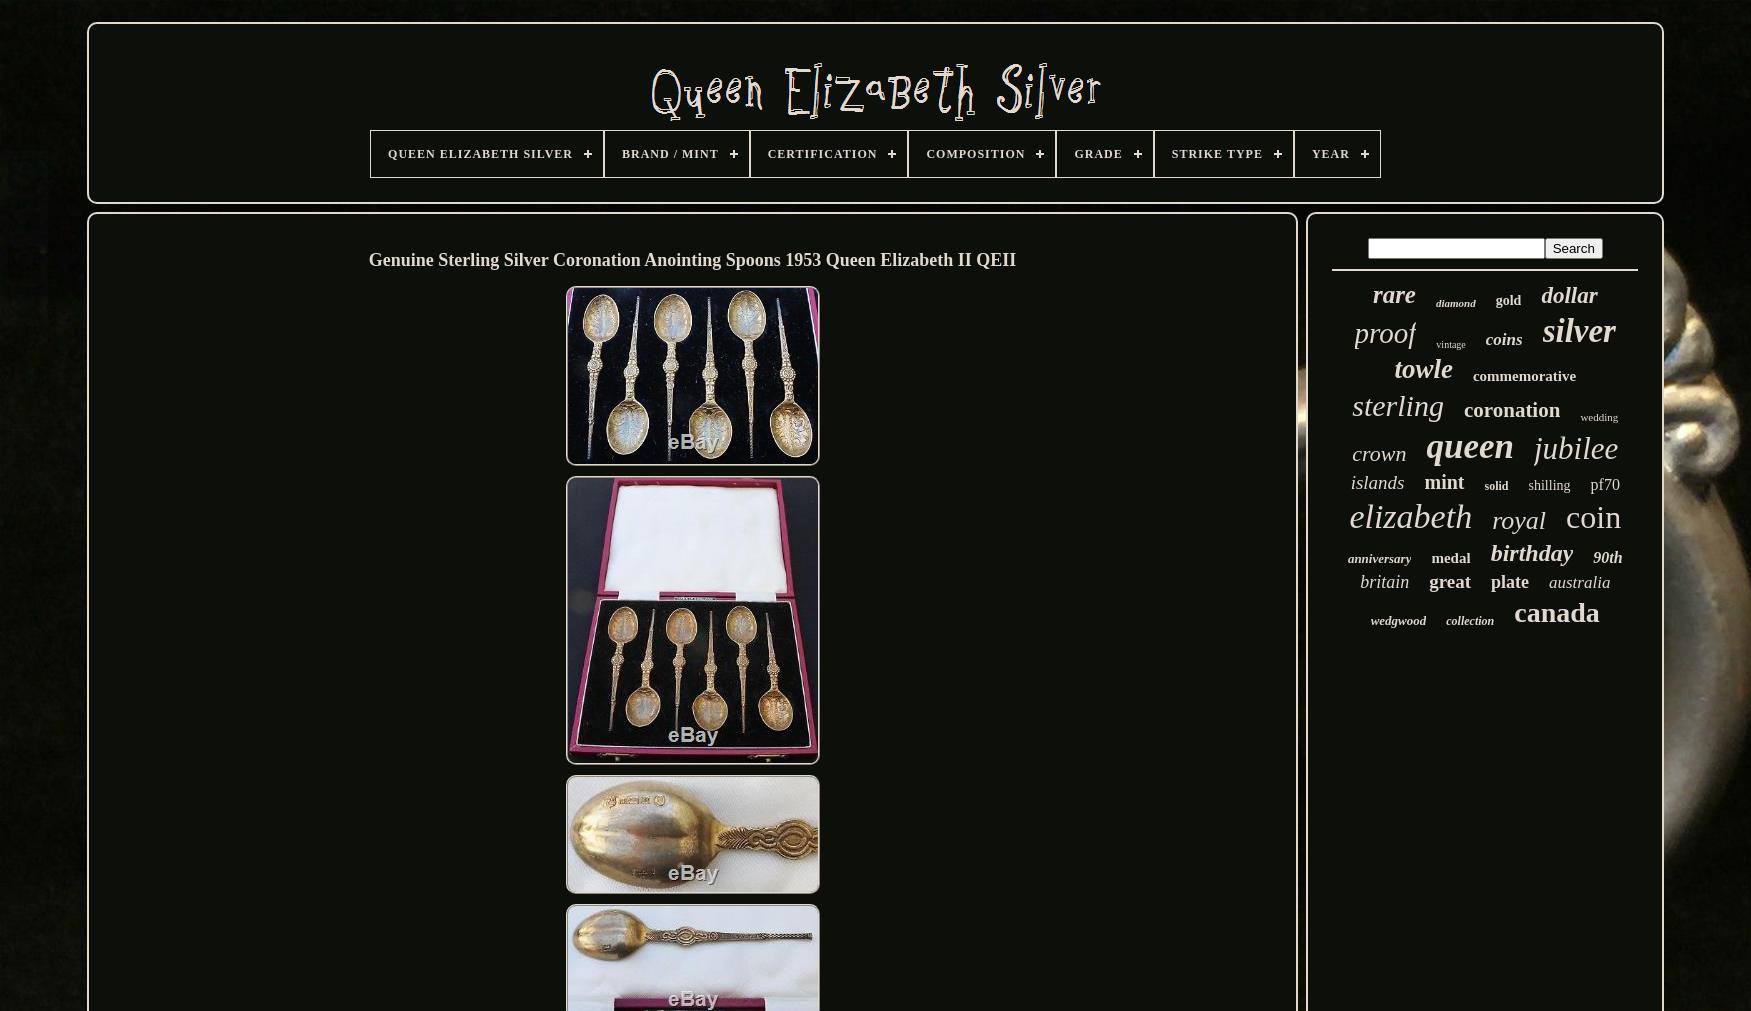 The image size is (1751, 1011). I want to click on 'jubilee', so click(1574, 447).